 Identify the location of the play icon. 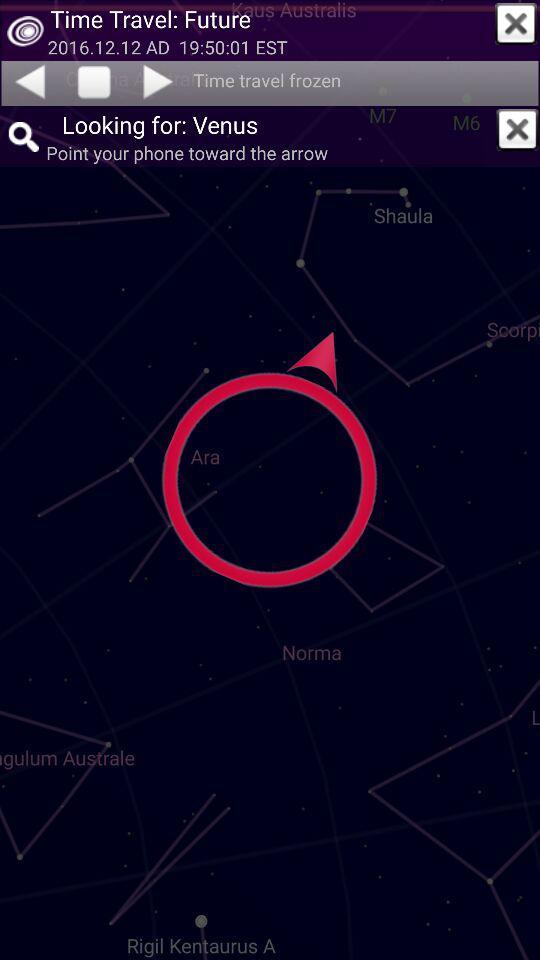
(159, 81).